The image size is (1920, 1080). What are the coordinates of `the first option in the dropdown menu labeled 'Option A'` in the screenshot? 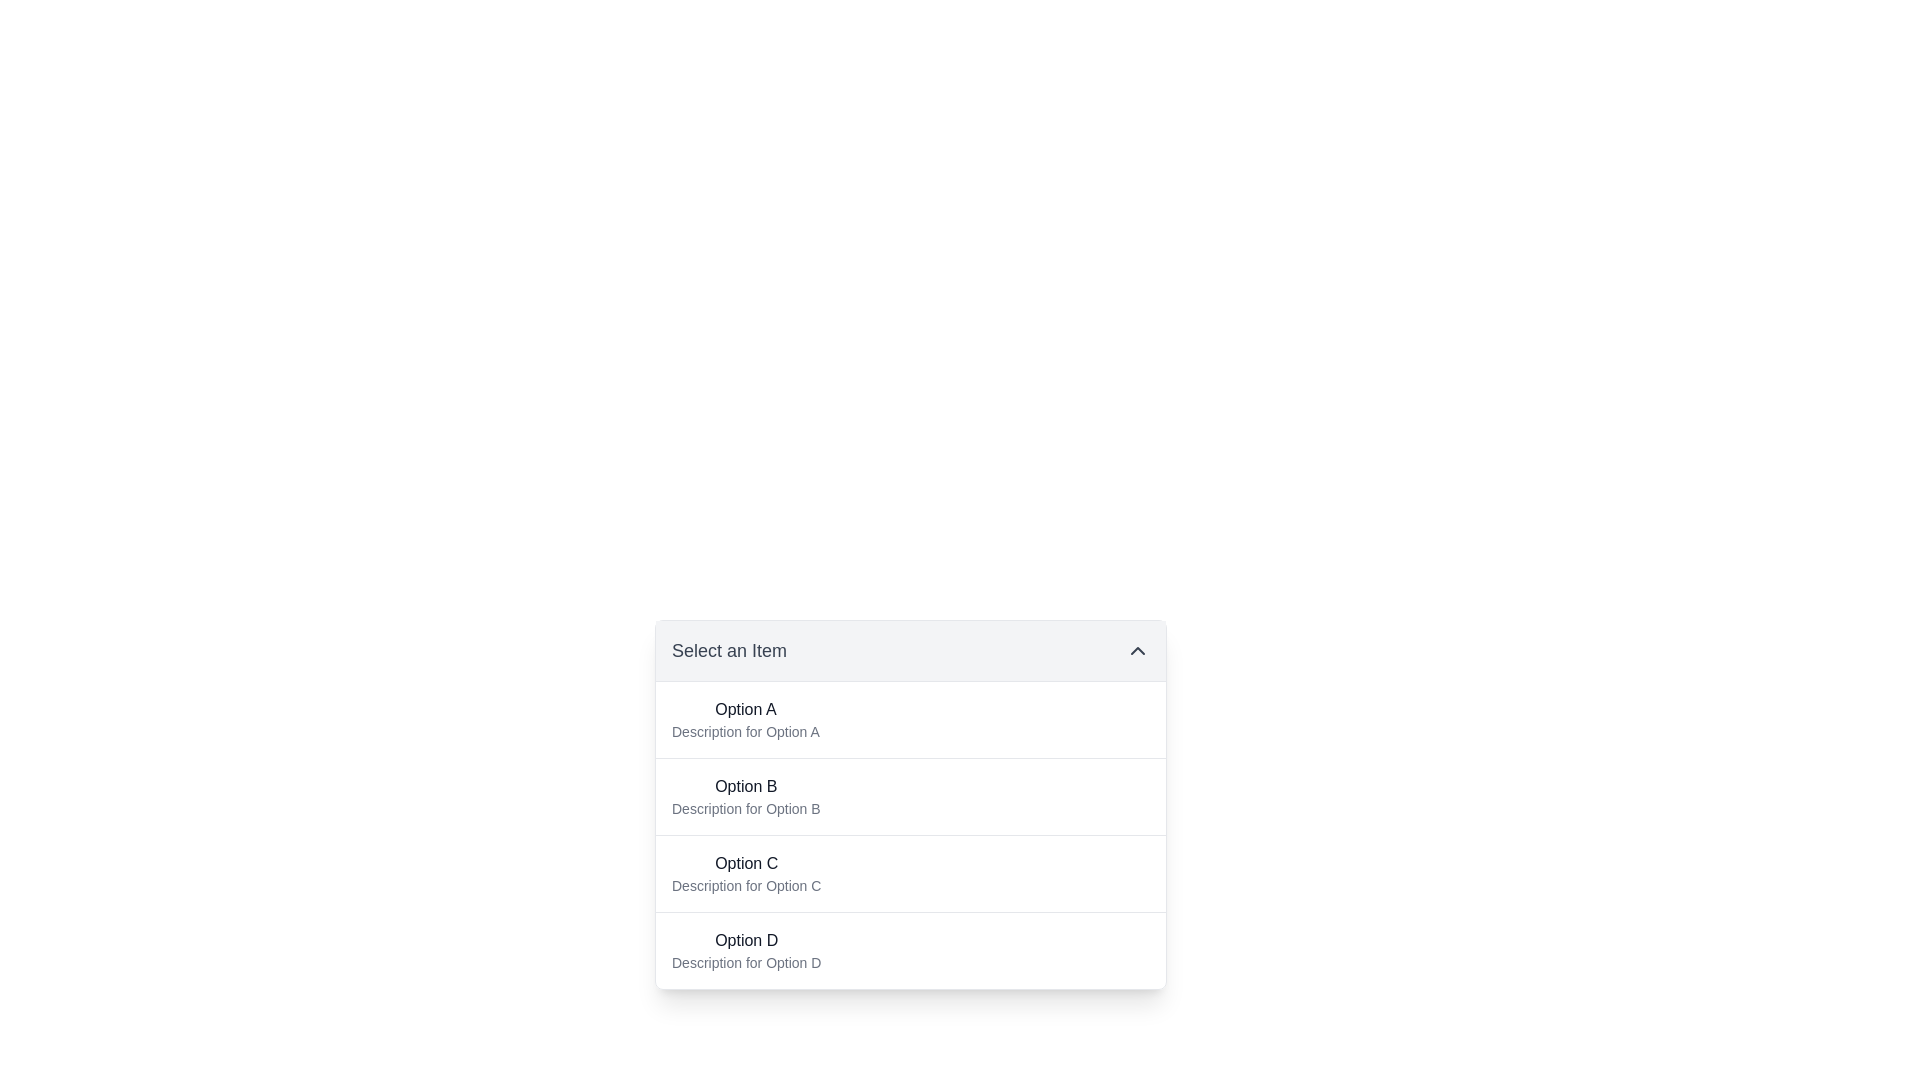 It's located at (744, 720).